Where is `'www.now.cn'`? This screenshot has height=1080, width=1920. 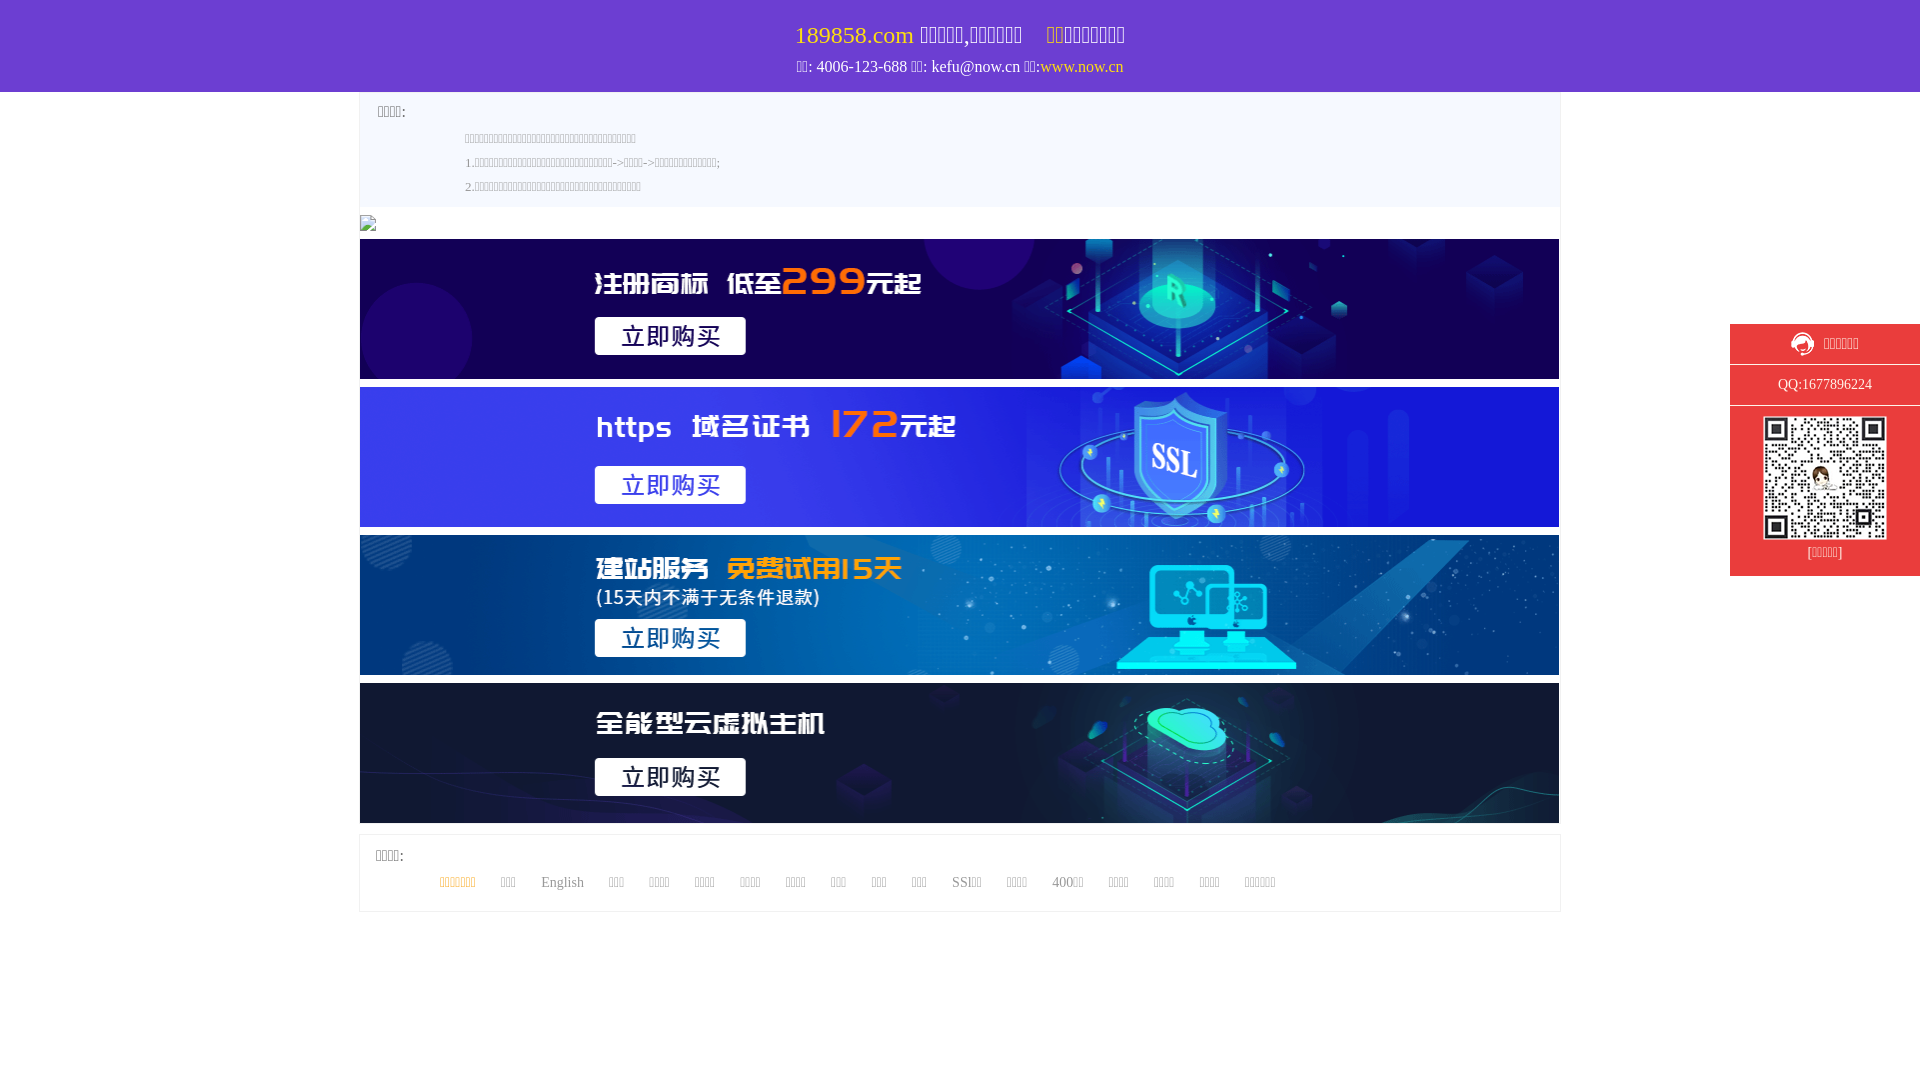 'www.now.cn' is located at coordinates (1080, 65).